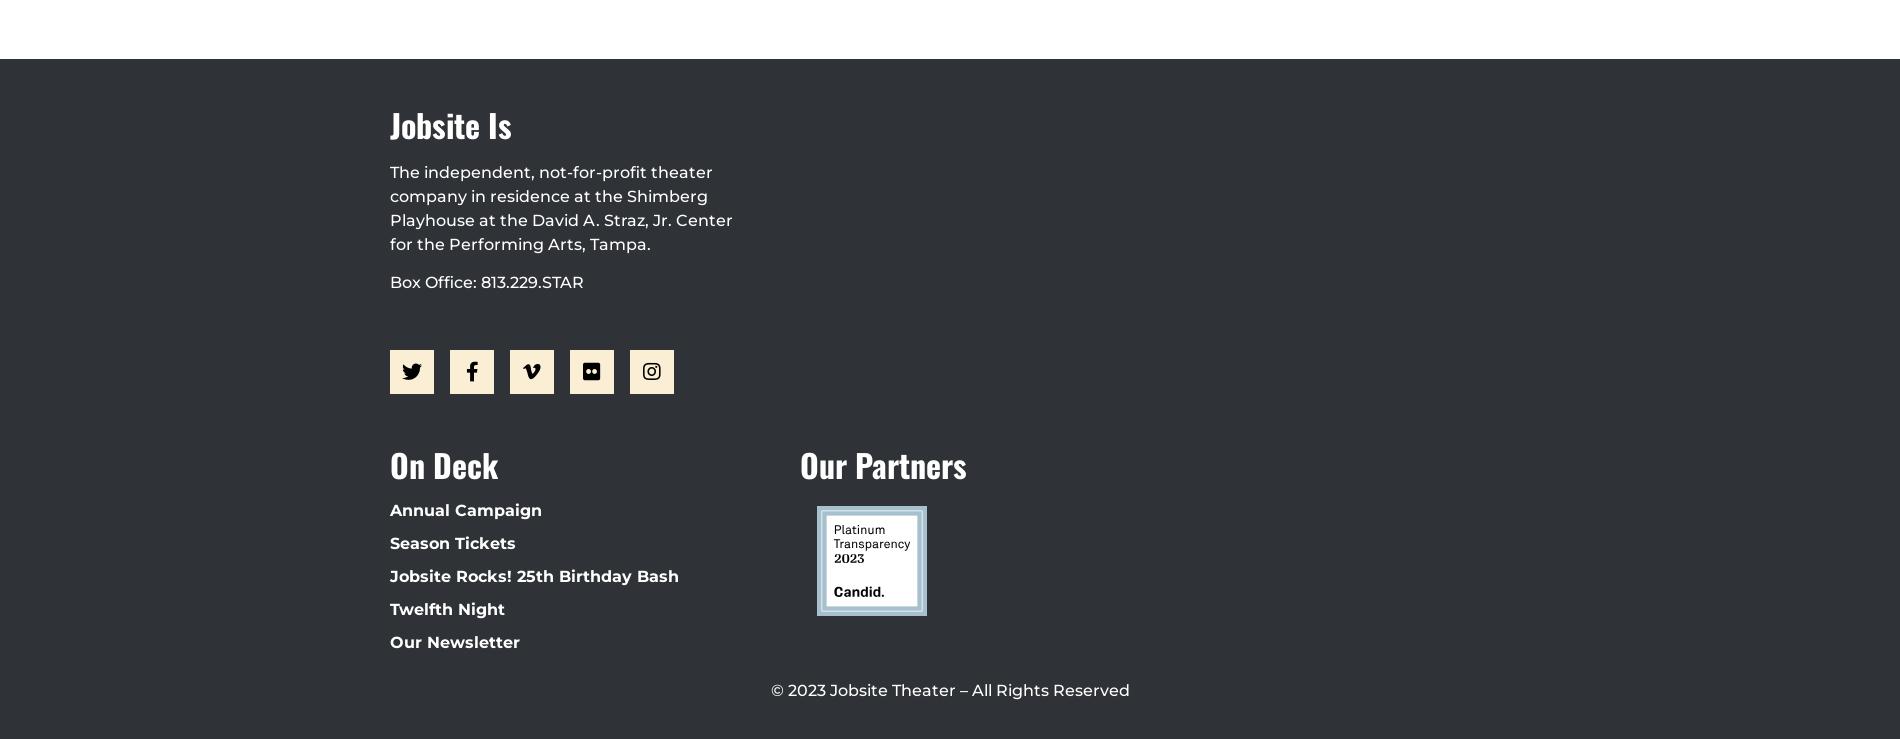 This screenshot has height=739, width=1900. I want to click on 'Annual Campaign', so click(465, 509).